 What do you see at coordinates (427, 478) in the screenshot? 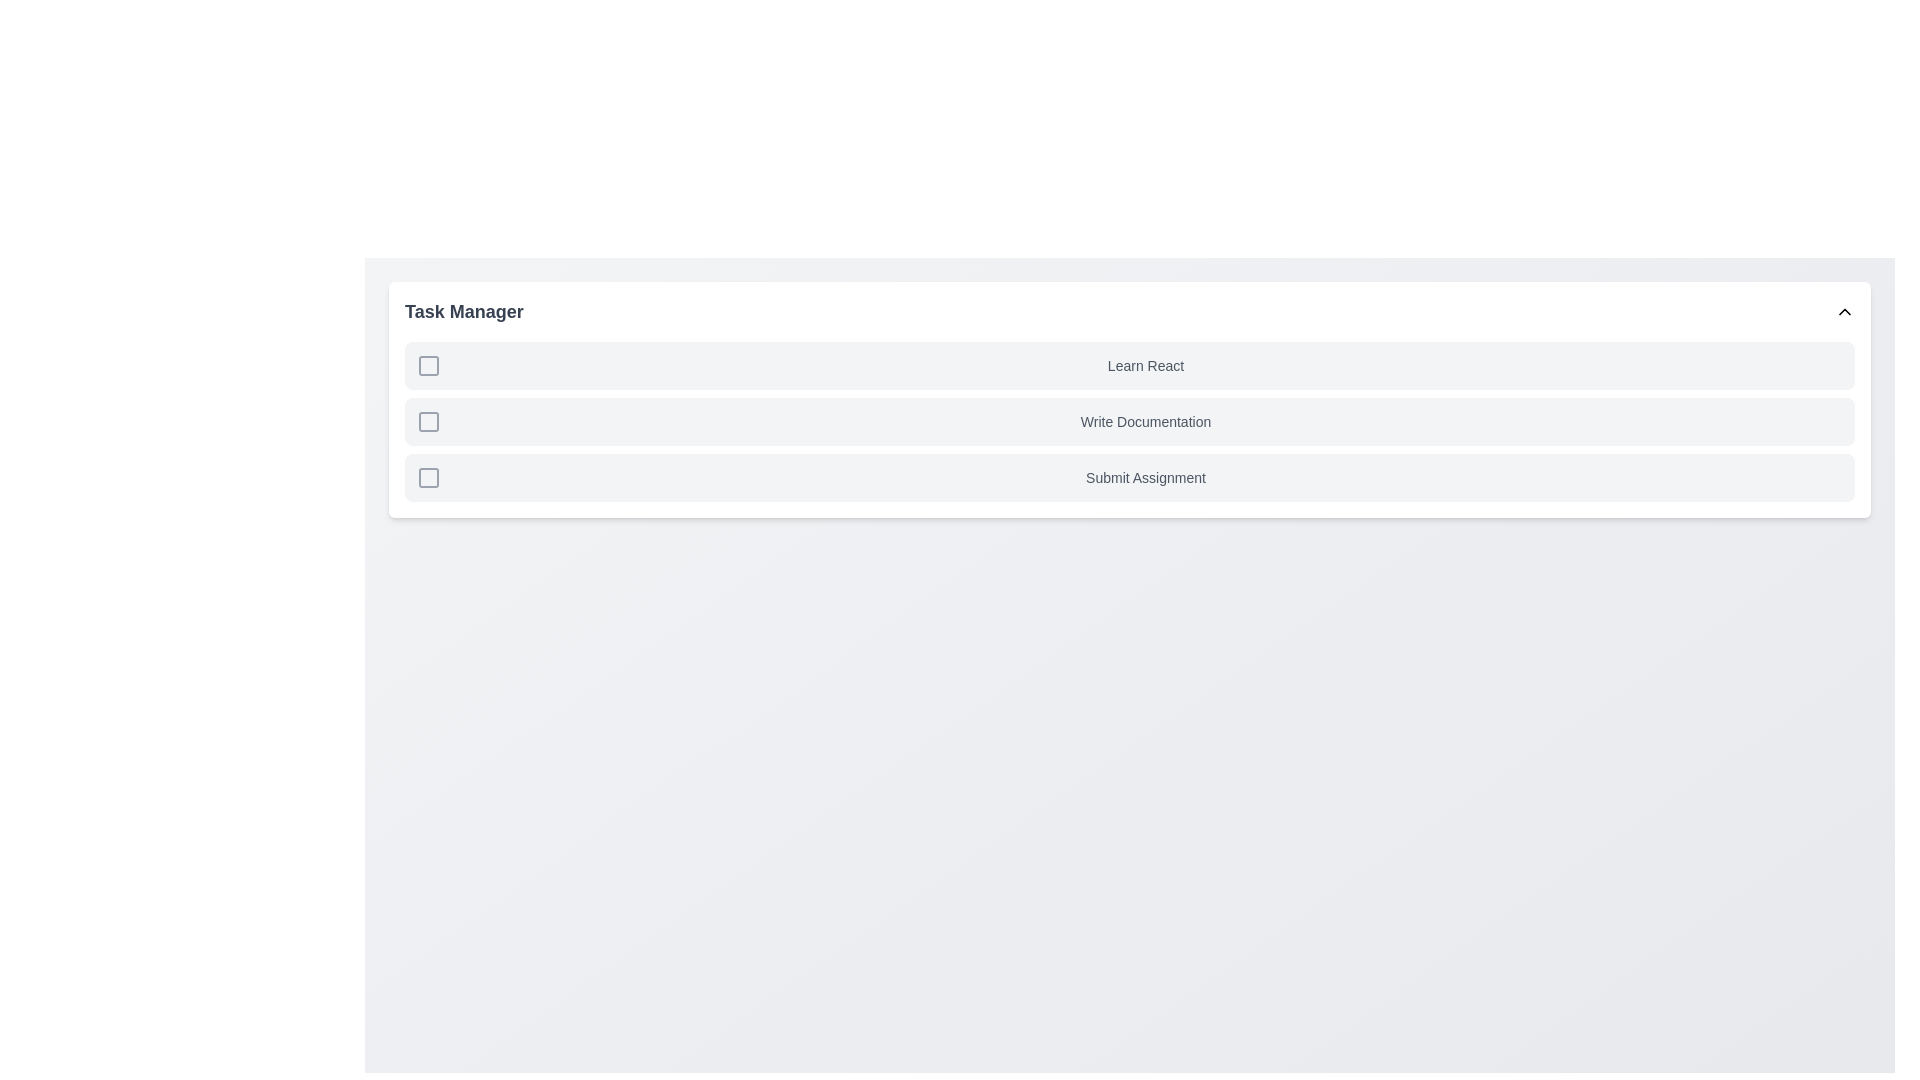
I see `the checkbox for task Submit Assignment` at bounding box center [427, 478].